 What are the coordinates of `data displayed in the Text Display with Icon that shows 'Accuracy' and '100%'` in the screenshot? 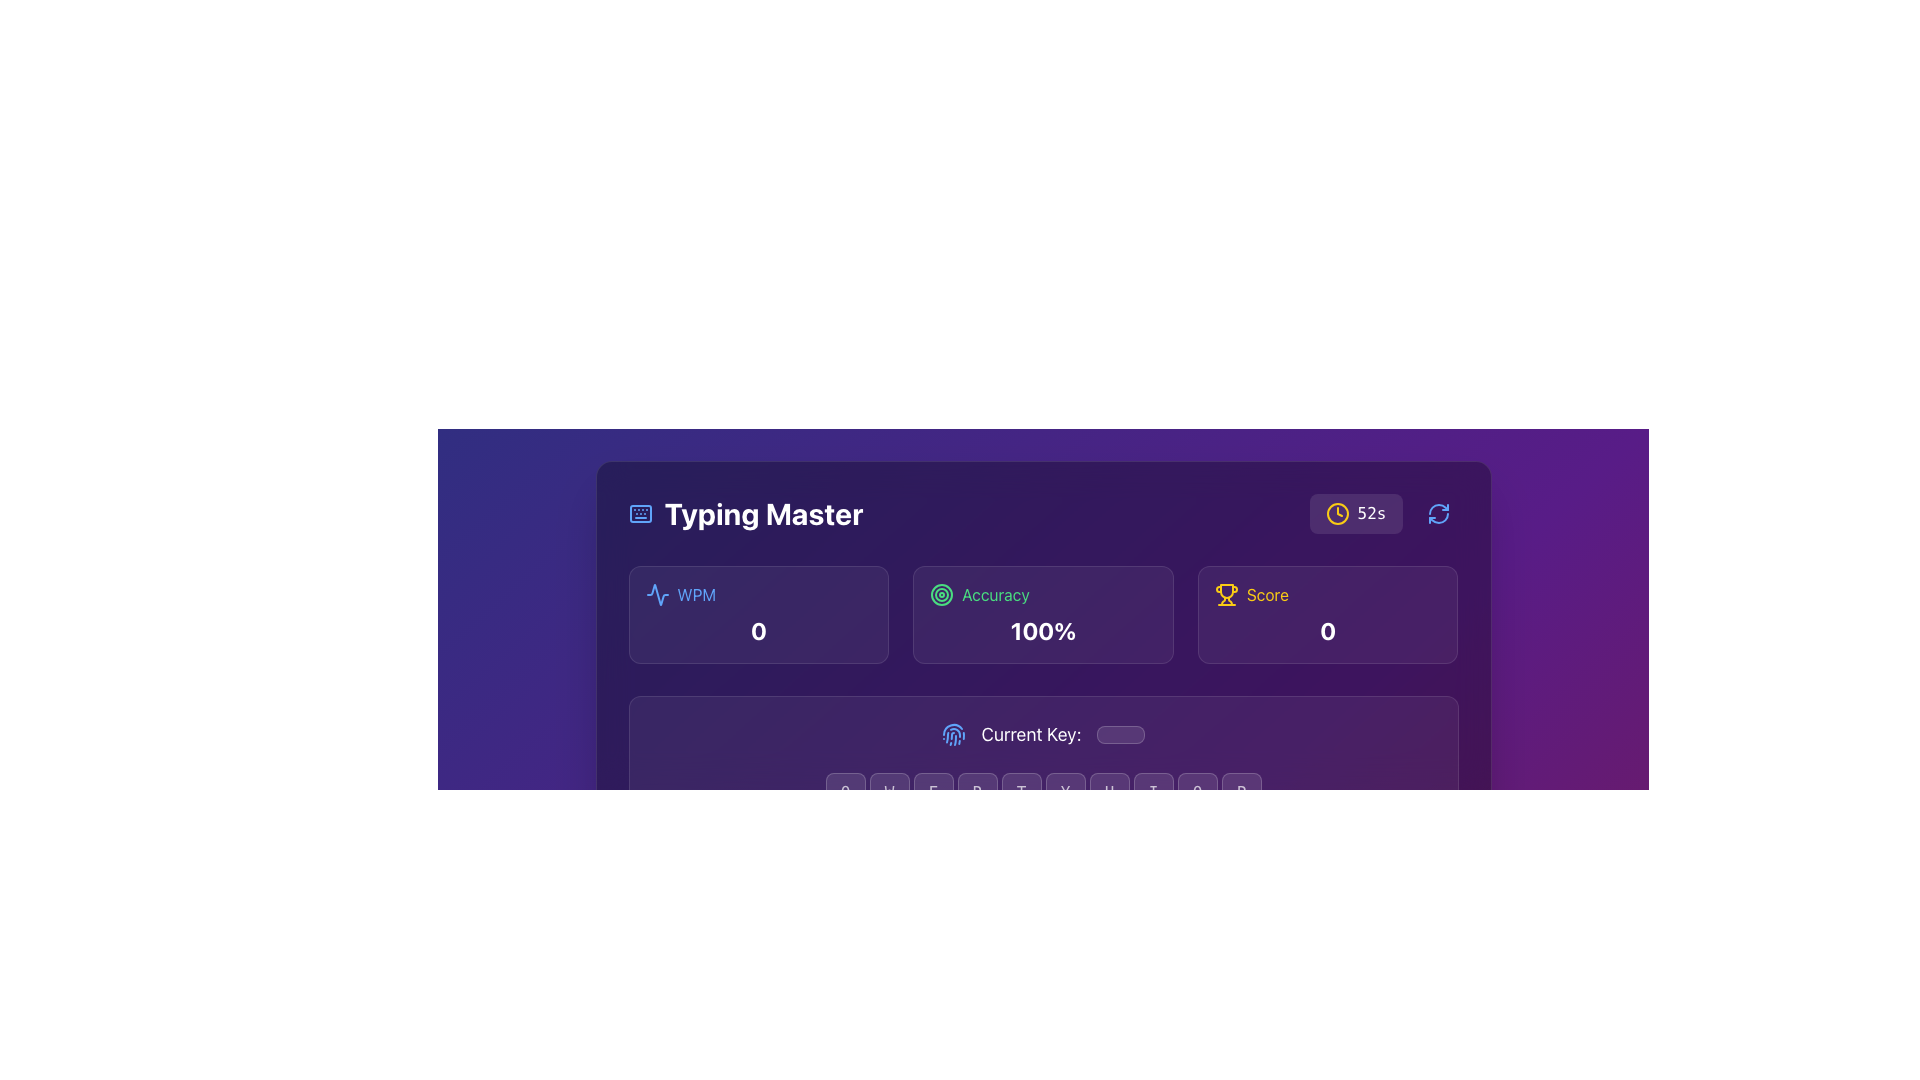 It's located at (1042, 613).